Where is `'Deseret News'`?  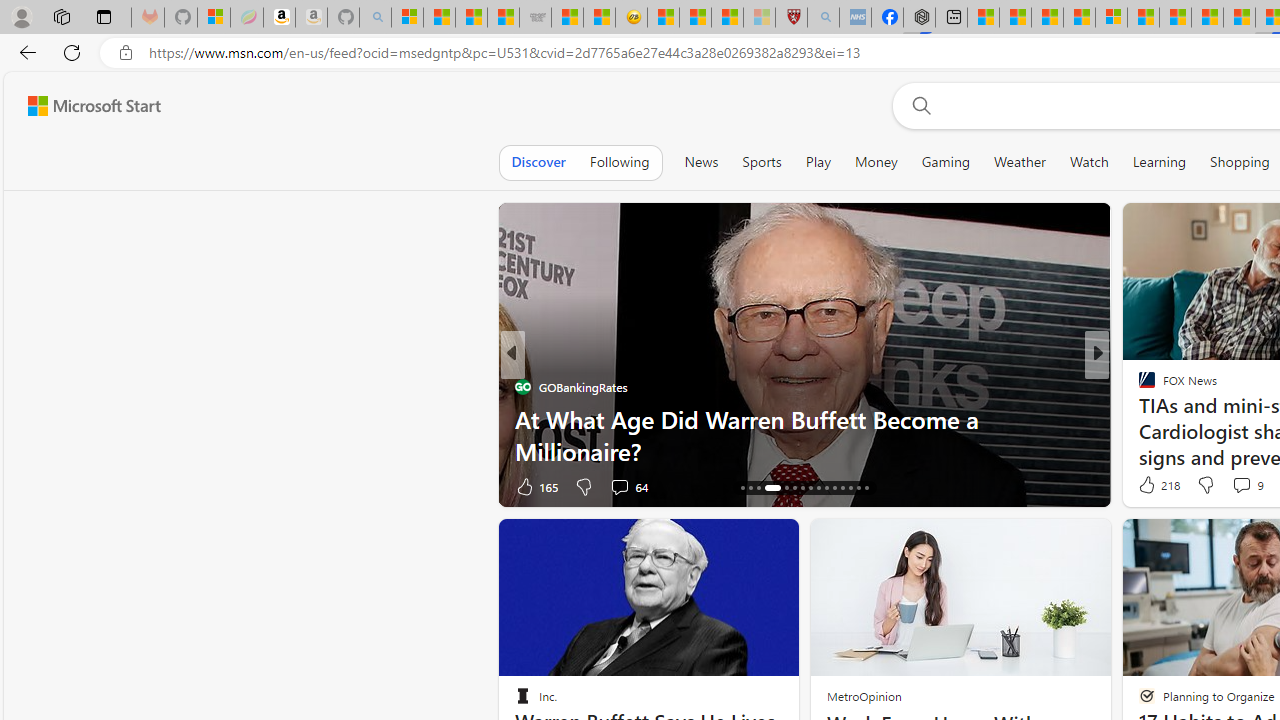
'Deseret News' is located at coordinates (1138, 418).